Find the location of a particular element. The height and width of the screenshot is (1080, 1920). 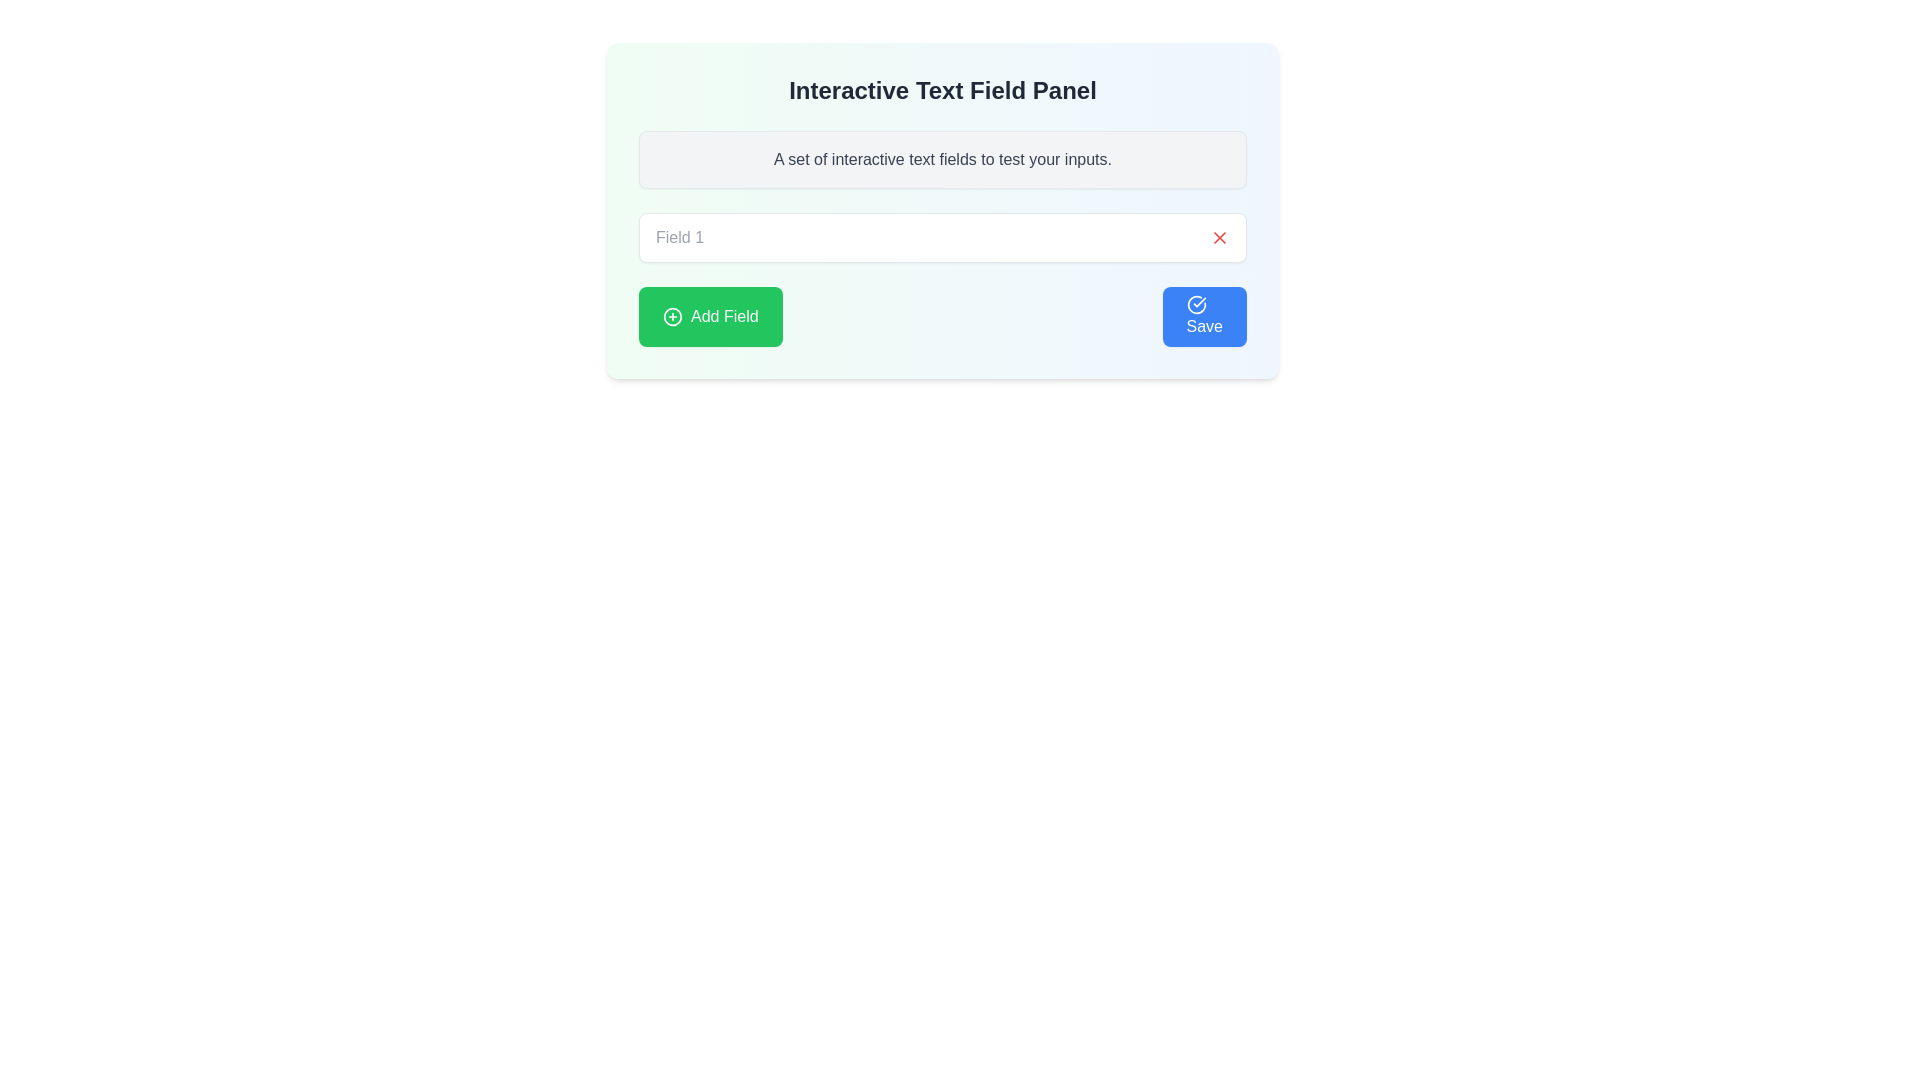

the Vector Graphic (Circle) which is part of the 'Add Field' button icon is located at coordinates (672, 315).